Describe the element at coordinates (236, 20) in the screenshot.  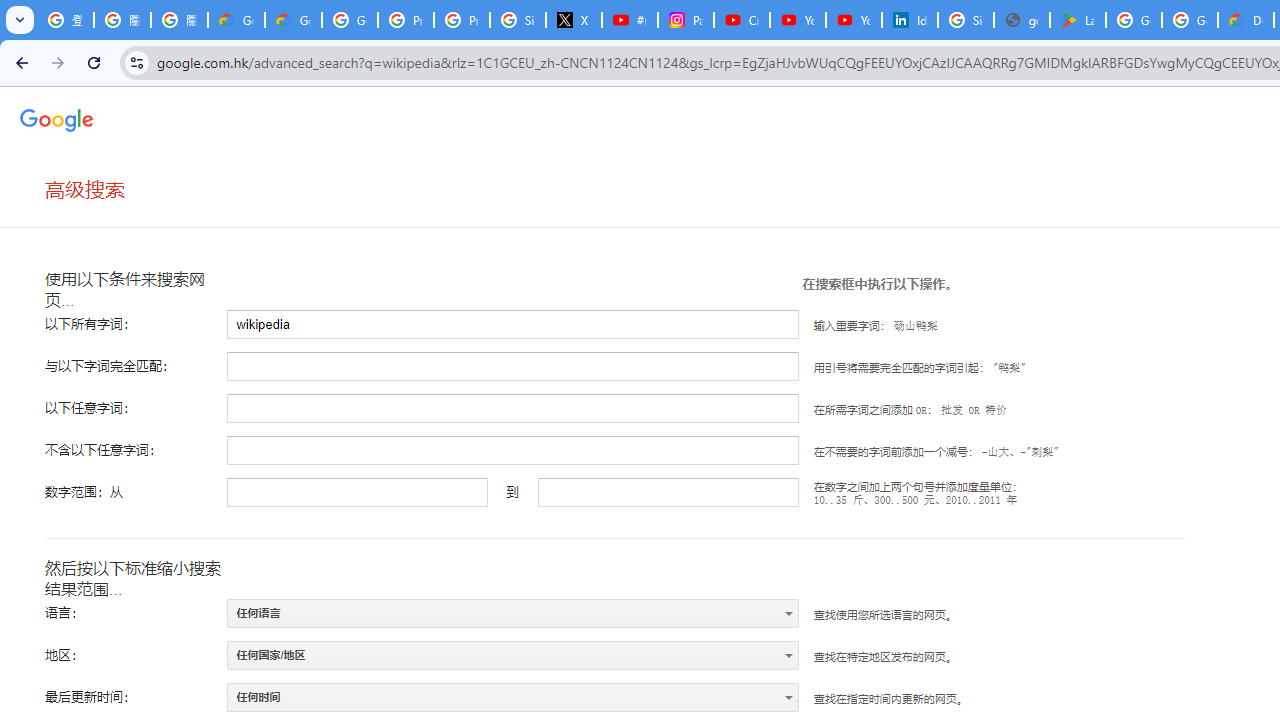
I see `'Google Cloud Privacy Notice'` at that location.